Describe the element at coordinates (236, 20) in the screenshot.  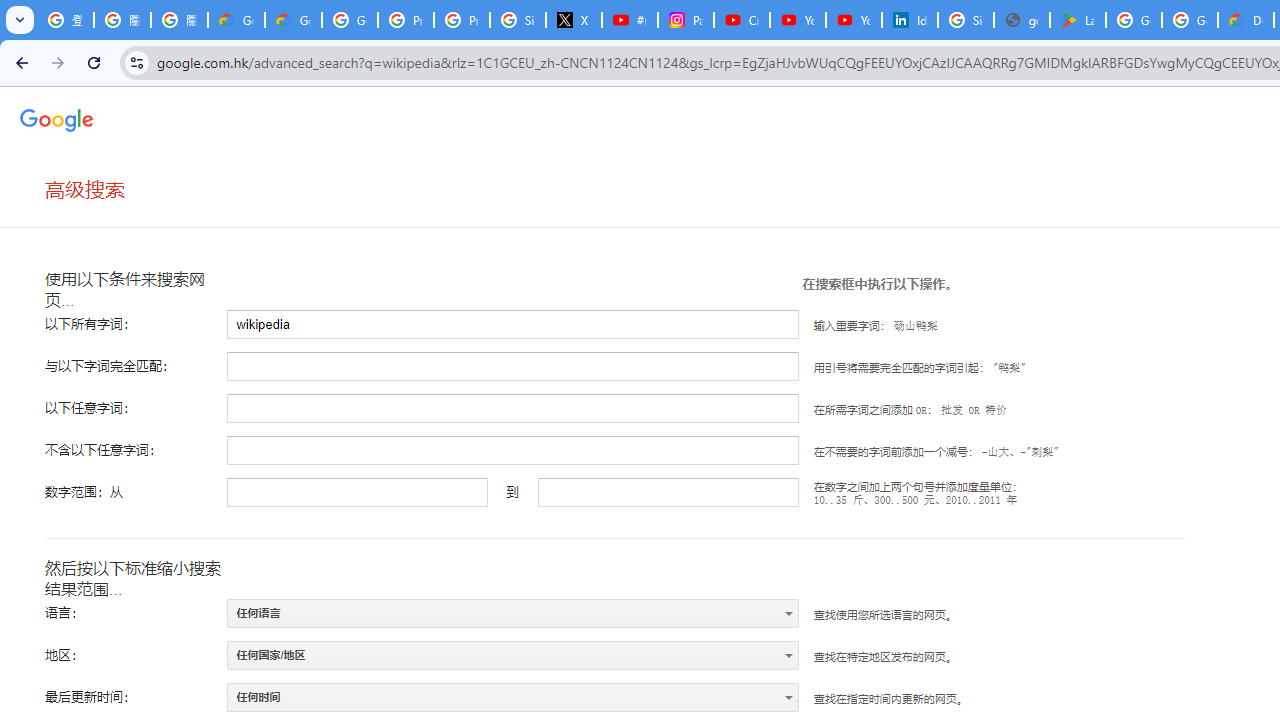
I see `'Google Cloud Privacy Notice'` at that location.